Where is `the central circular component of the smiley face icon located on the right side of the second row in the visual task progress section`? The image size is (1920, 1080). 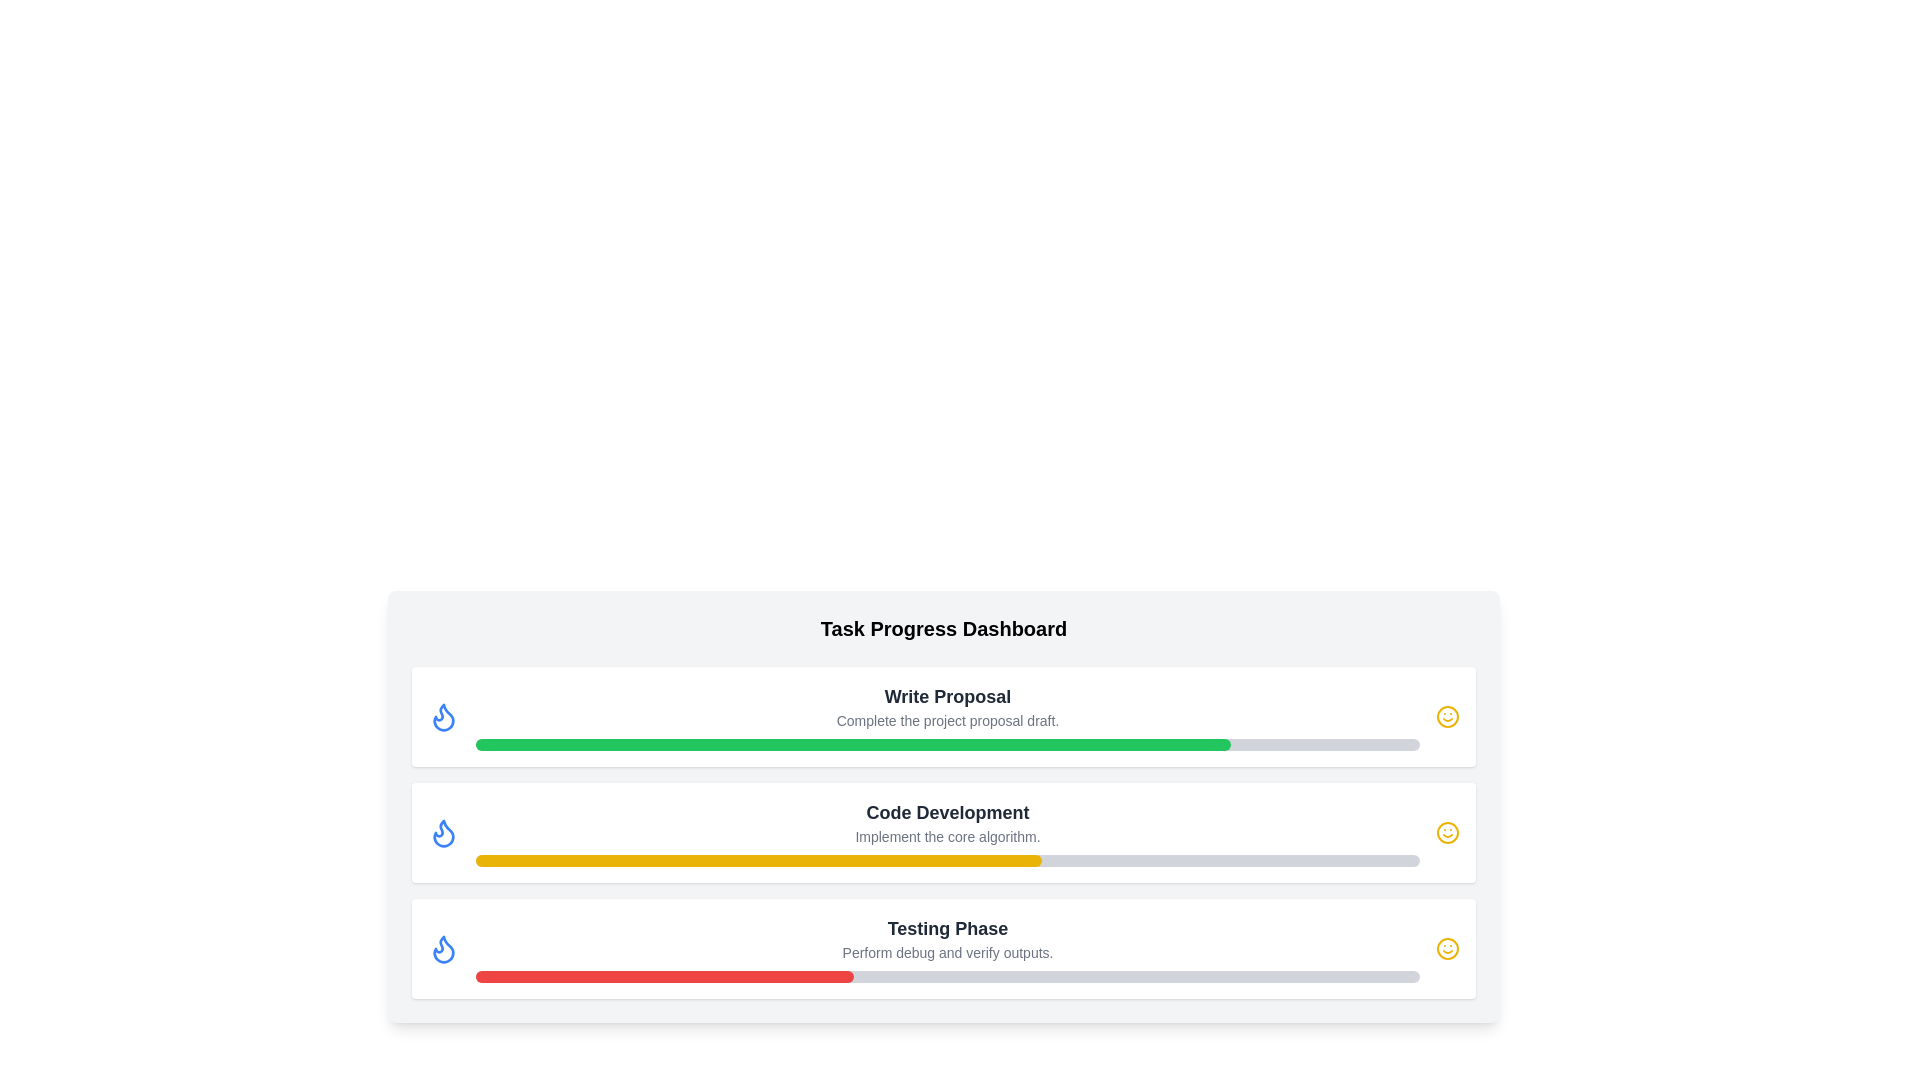
the central circular component of the smiley face icon located on the right side of the second row in the visual task progress section is located at coordinates (1448, 833).